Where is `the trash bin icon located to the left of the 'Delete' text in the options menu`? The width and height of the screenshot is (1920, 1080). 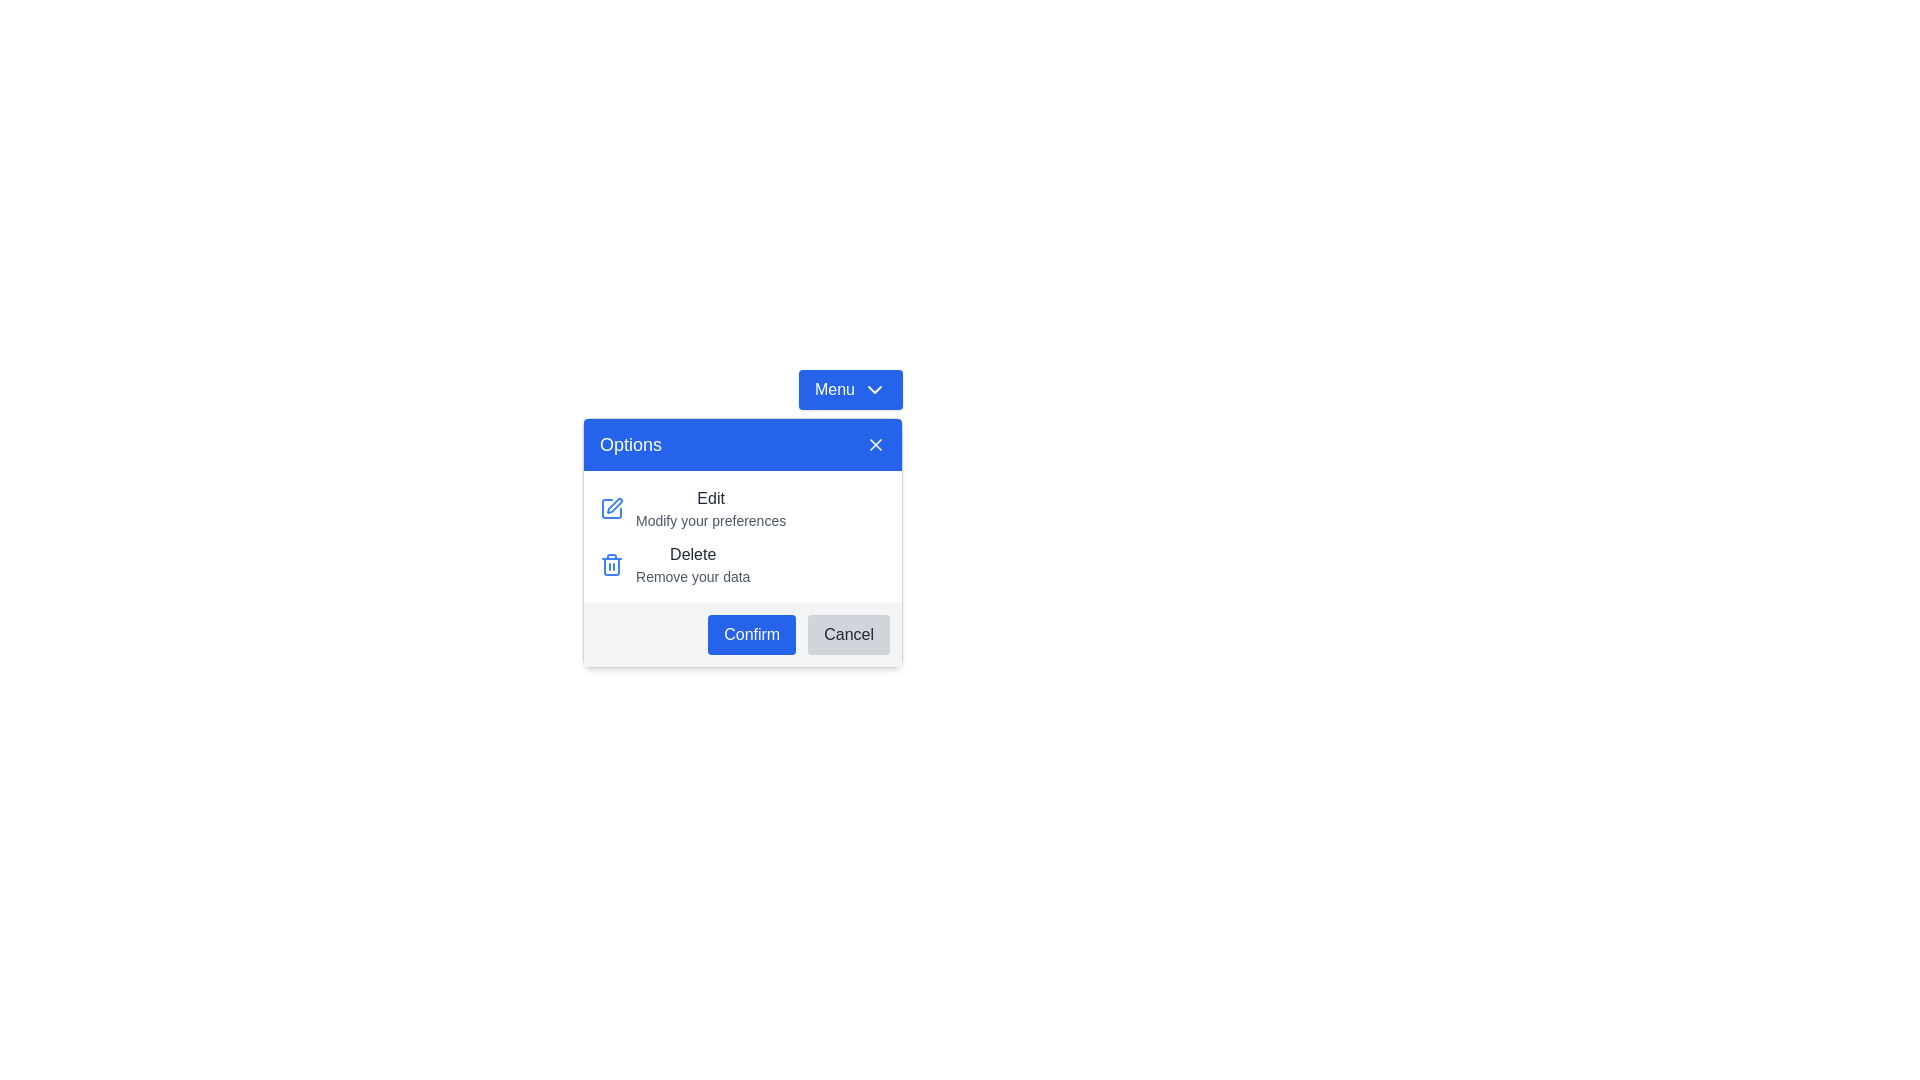 the trash bin icon located to the left of the 'Delete' text in the options menu is located at coordinates (611, 567).